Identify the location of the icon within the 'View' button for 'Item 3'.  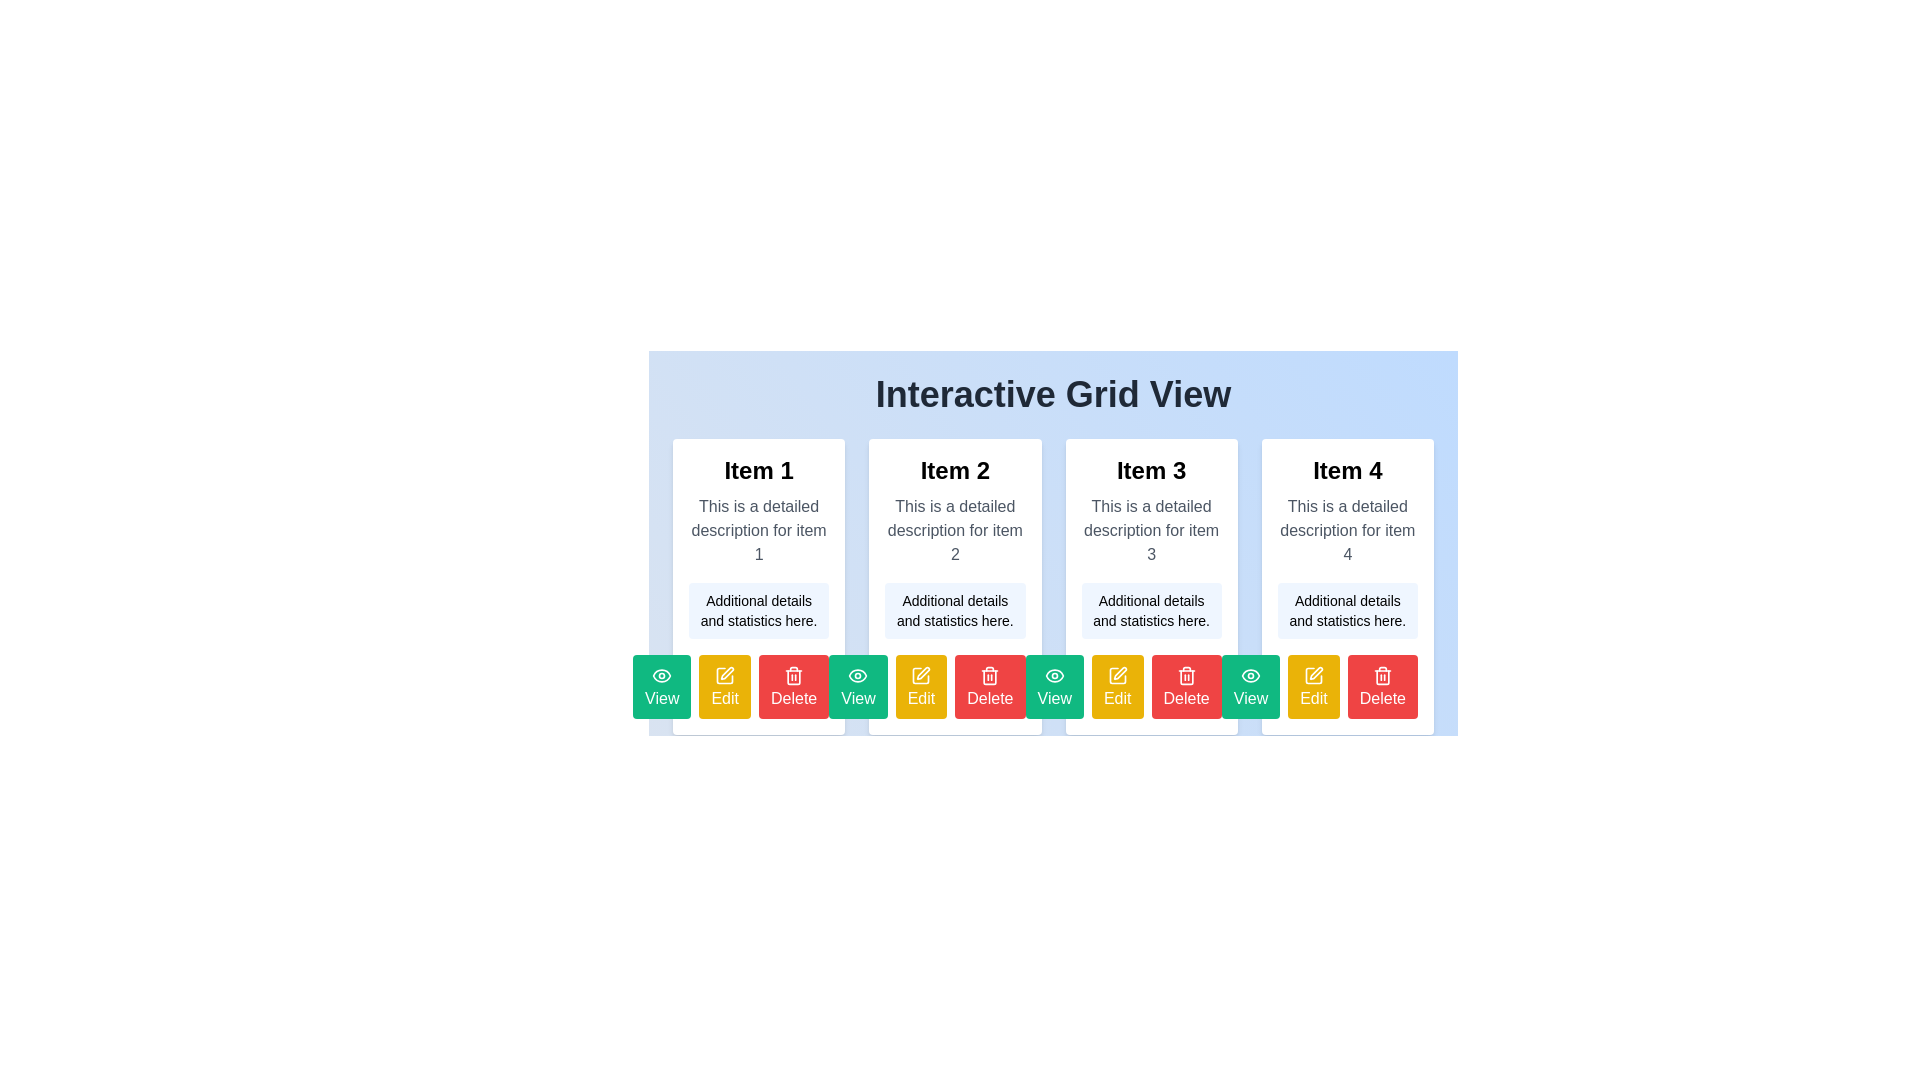
(1250, 675).